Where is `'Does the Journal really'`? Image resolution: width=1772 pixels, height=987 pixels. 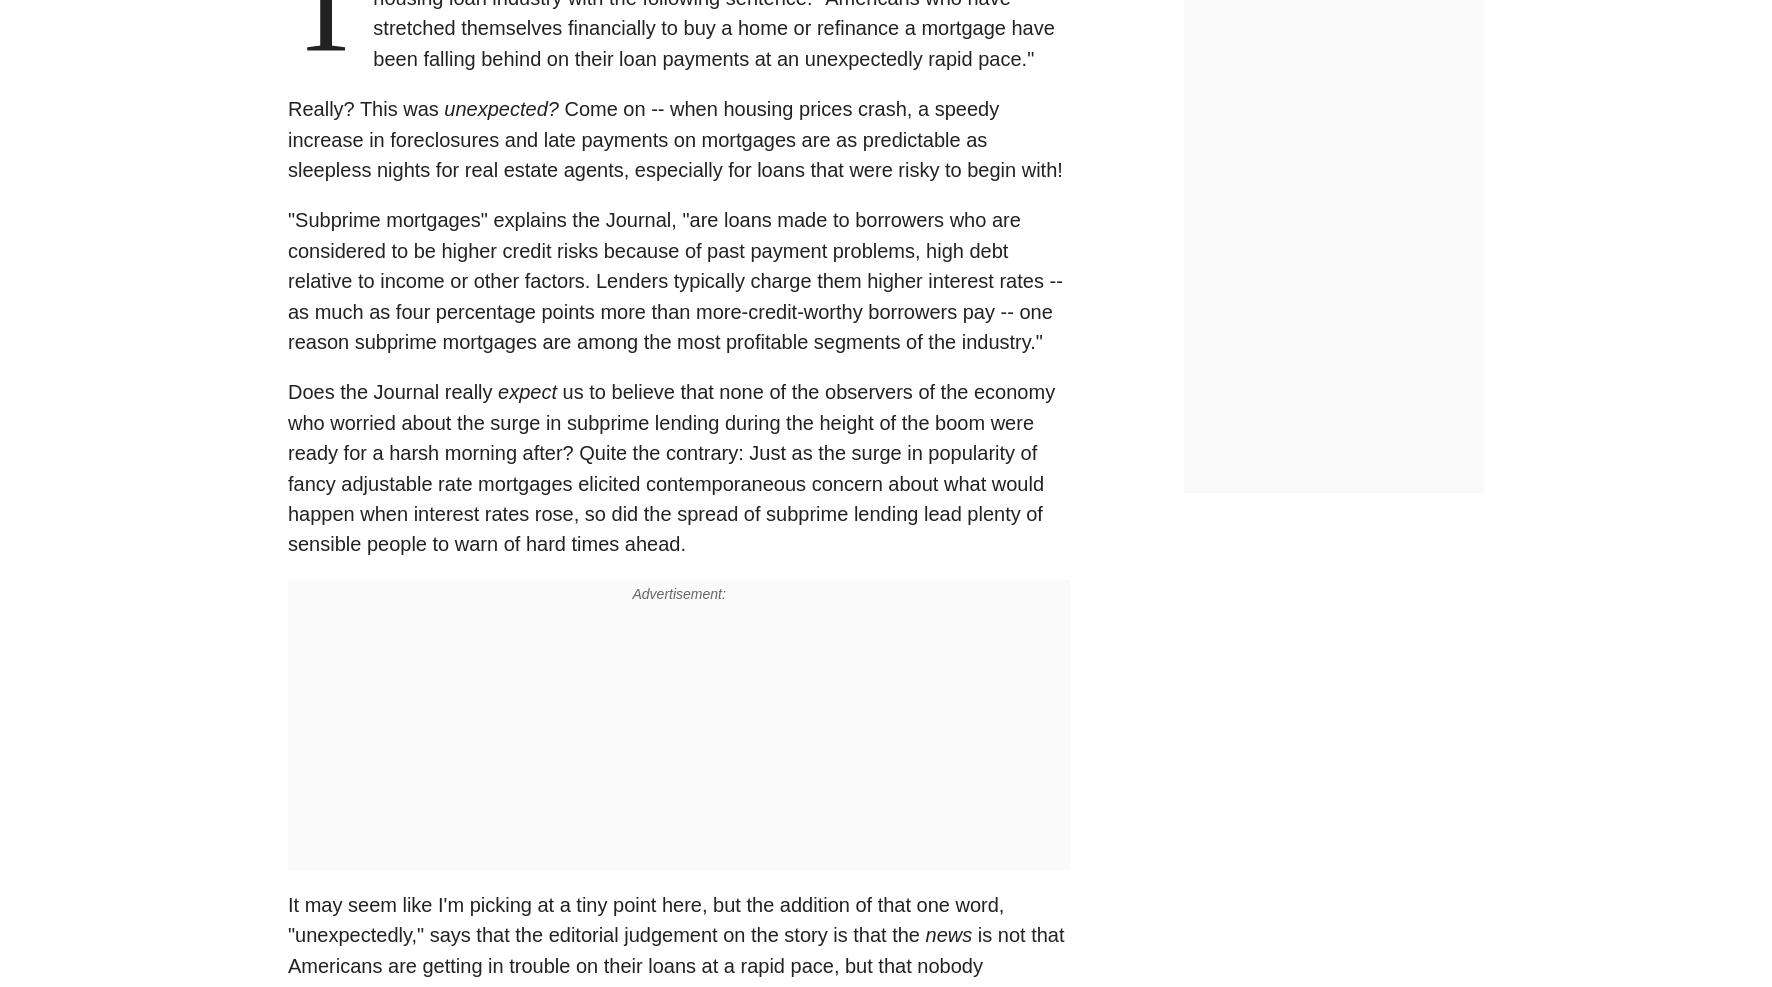 'Does the Journal really' is located at coordinates (393, 392).